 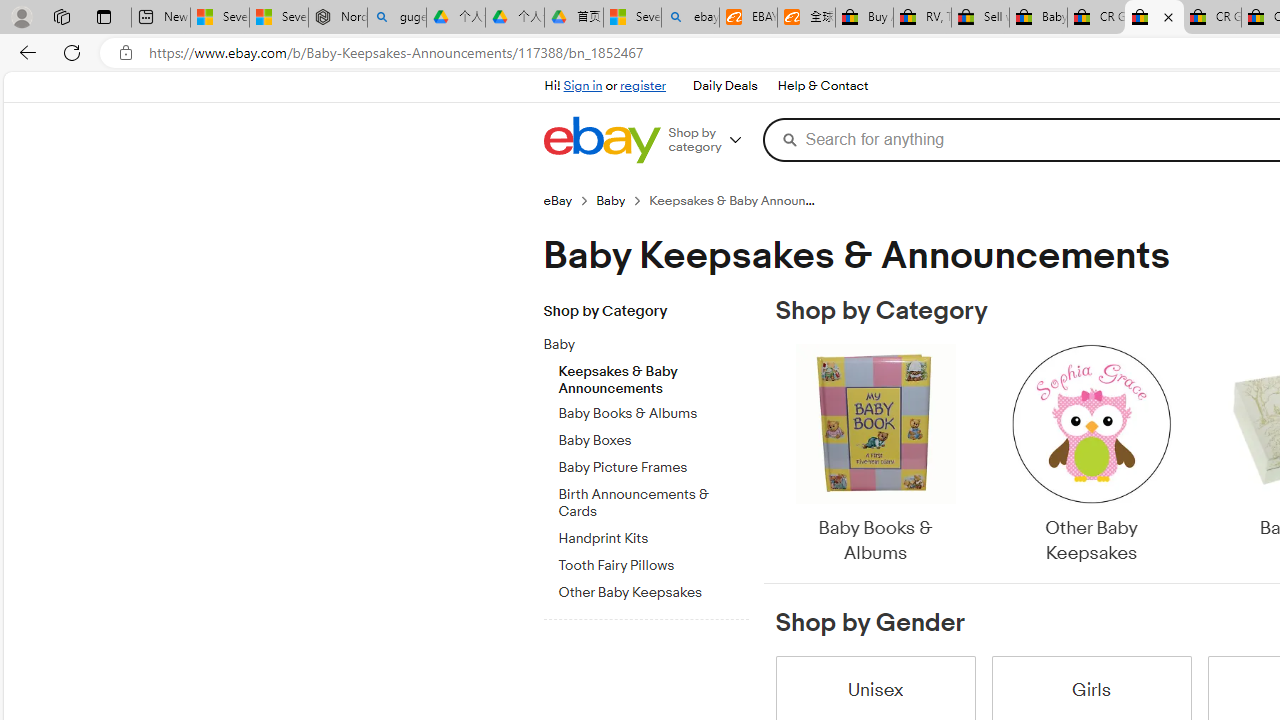 I want to click on 'New tab', so click(x=160, y=17).